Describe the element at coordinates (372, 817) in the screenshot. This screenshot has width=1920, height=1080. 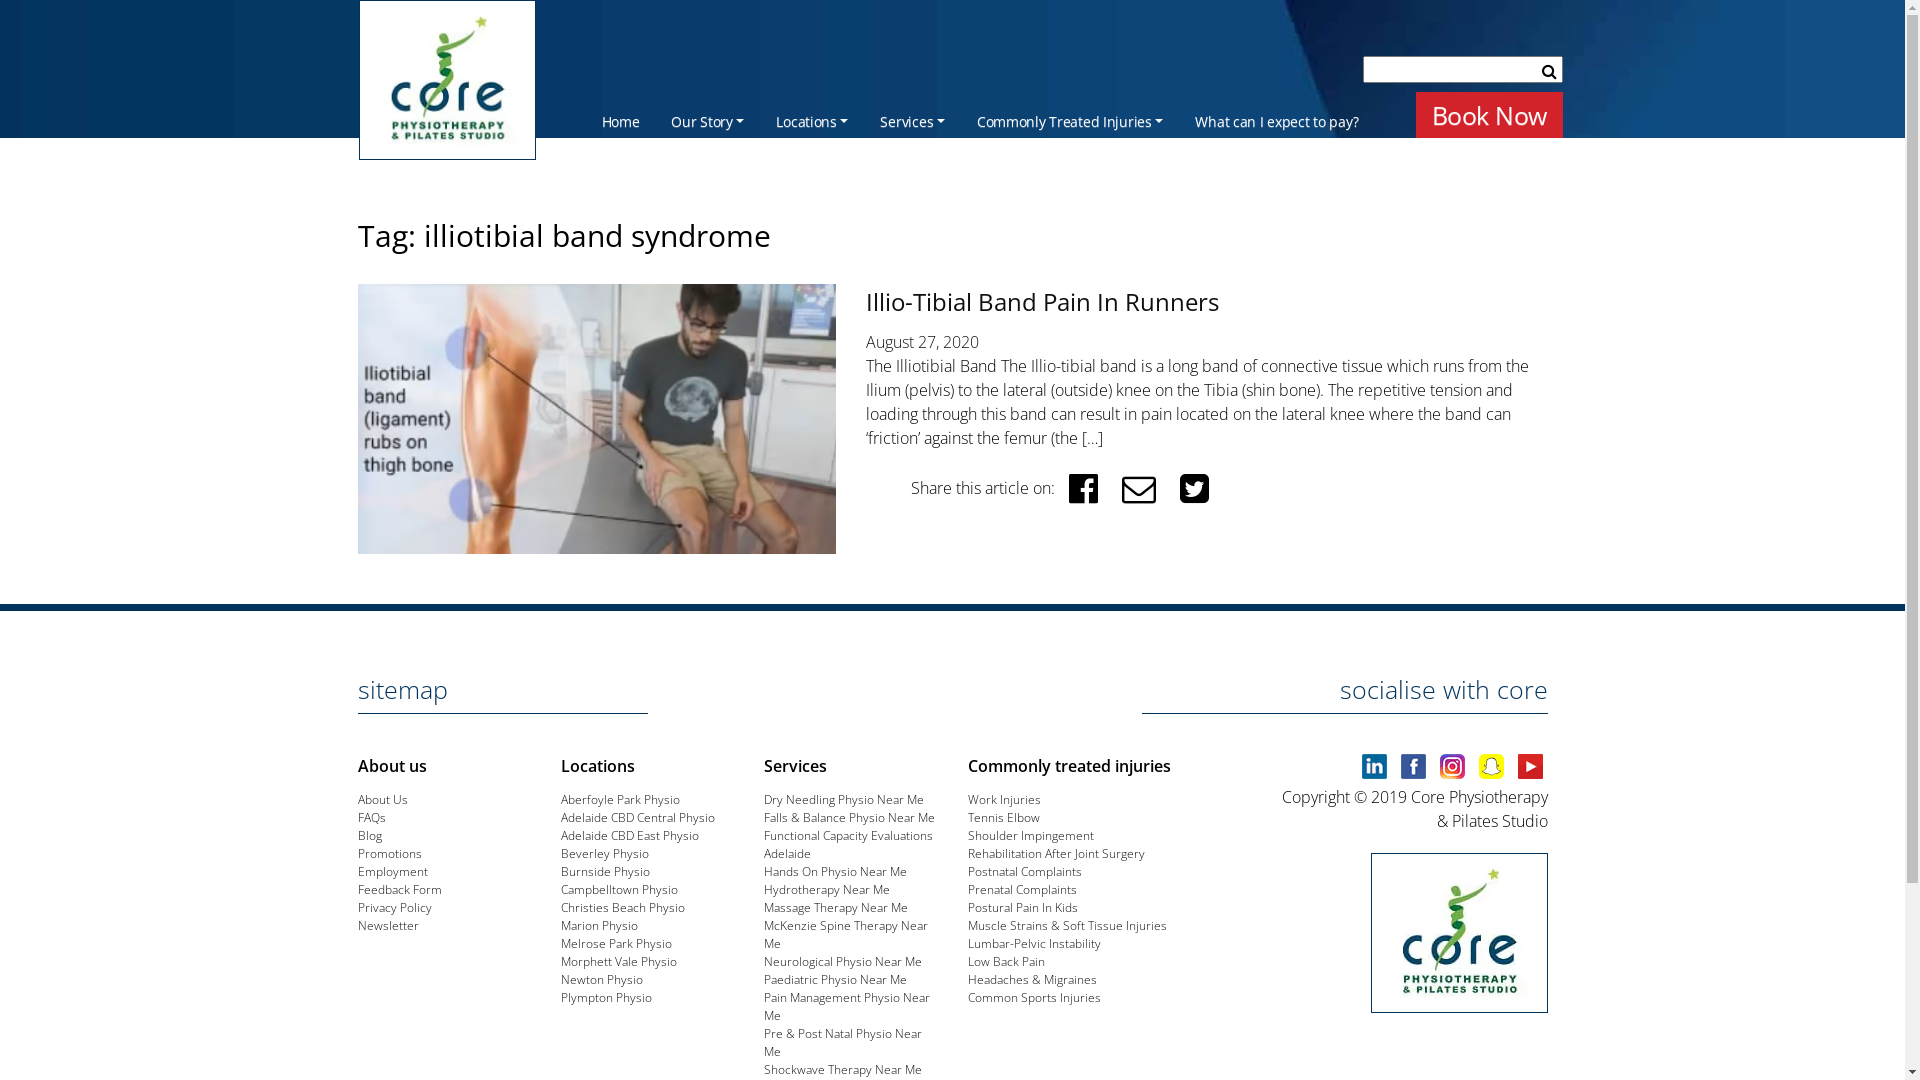
I see `'FAQs'` at that location.